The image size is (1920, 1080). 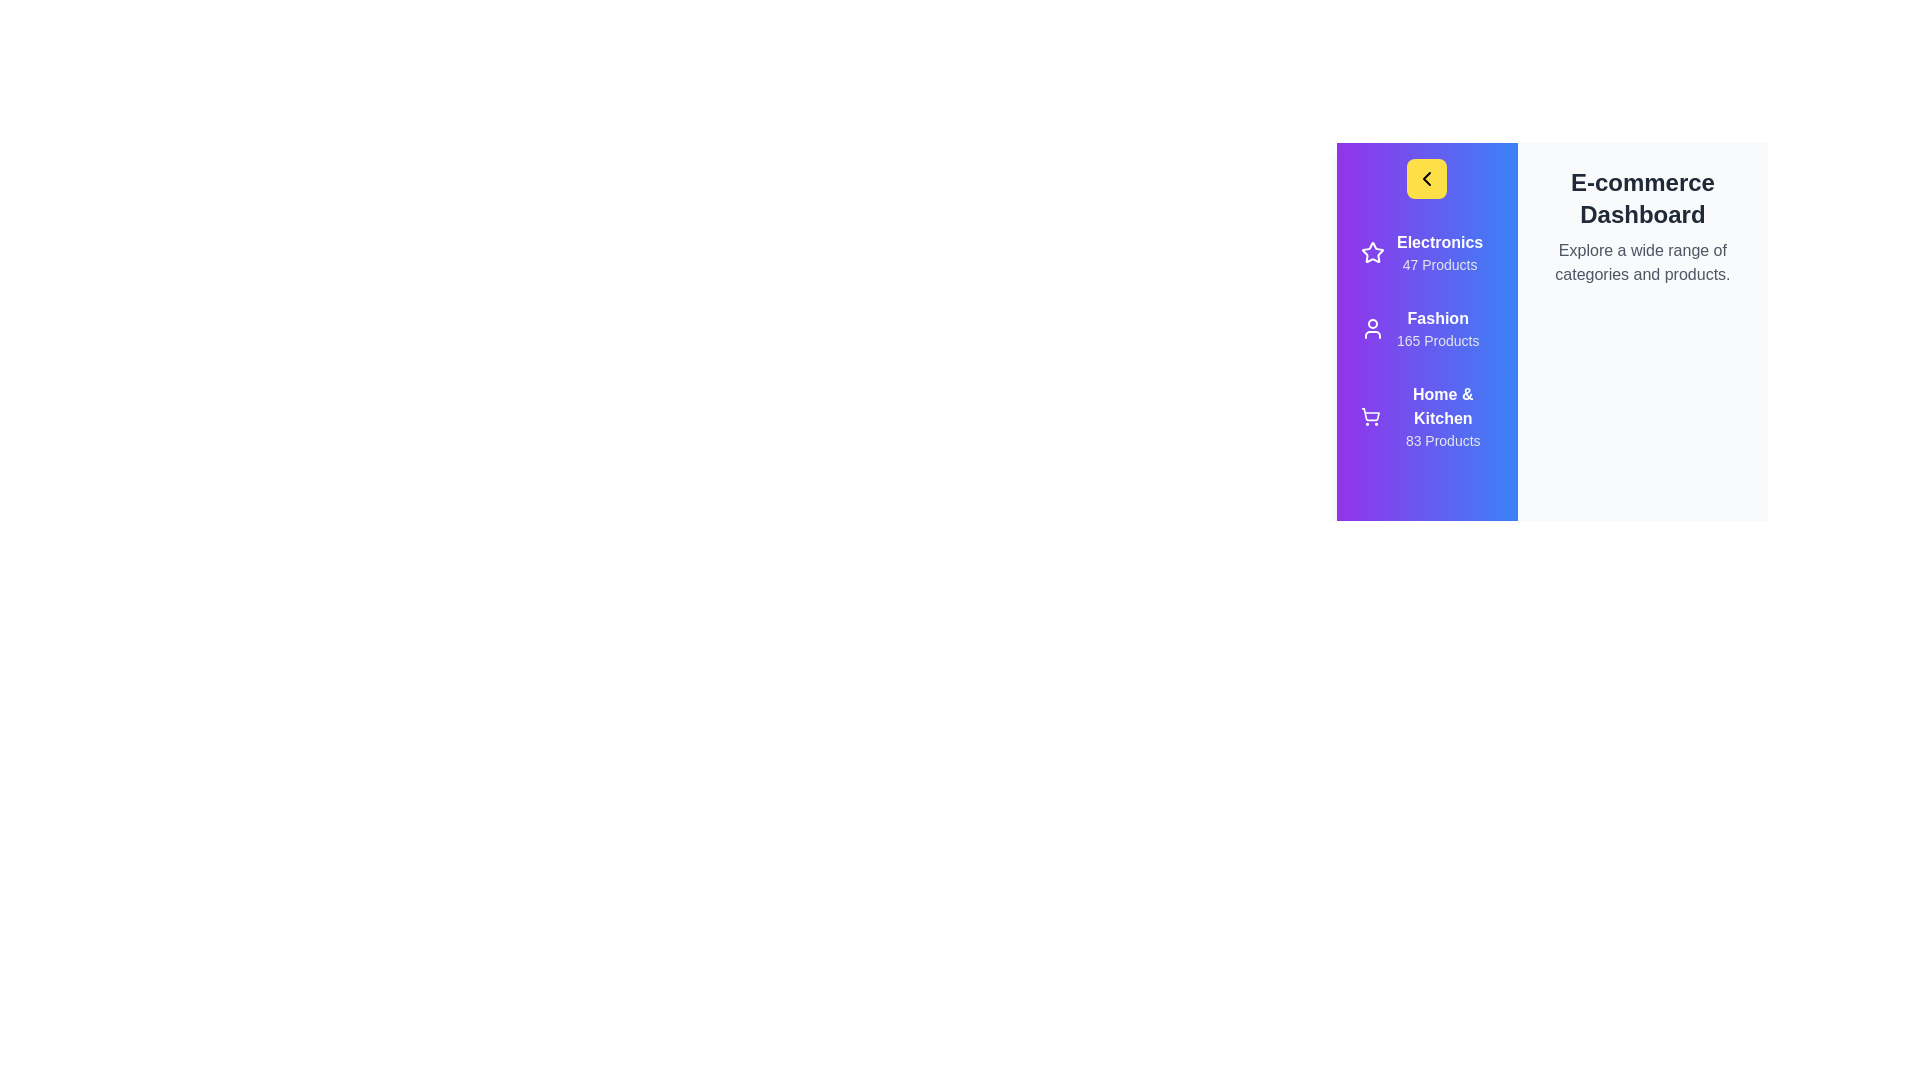 I want to click on the category Home & Kitchen to select it, so click(x=1425, y=415).